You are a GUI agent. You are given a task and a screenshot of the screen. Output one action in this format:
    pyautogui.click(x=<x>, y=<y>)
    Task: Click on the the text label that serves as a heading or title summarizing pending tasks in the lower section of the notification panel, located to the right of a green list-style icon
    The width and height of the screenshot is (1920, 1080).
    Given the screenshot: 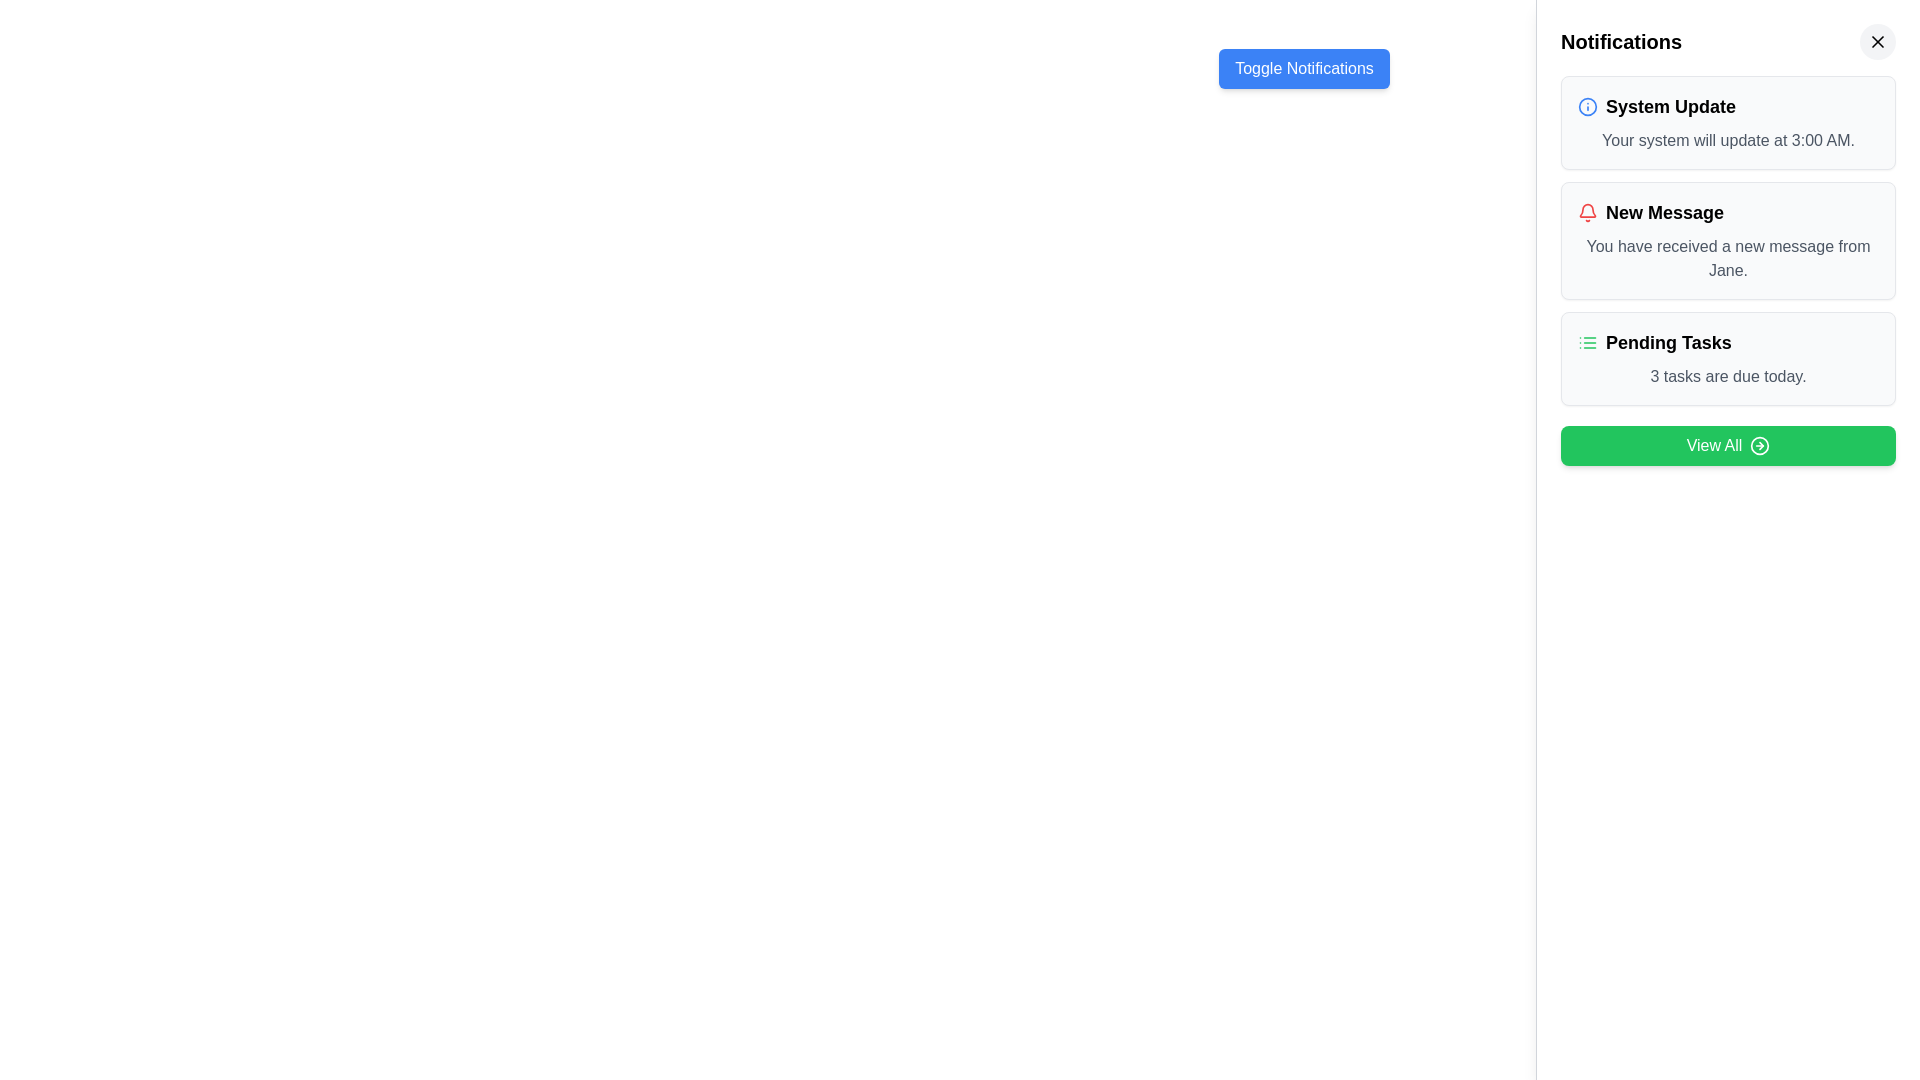 What is the action you would take?
    pyautogui.click(x=1668, y=342)
    